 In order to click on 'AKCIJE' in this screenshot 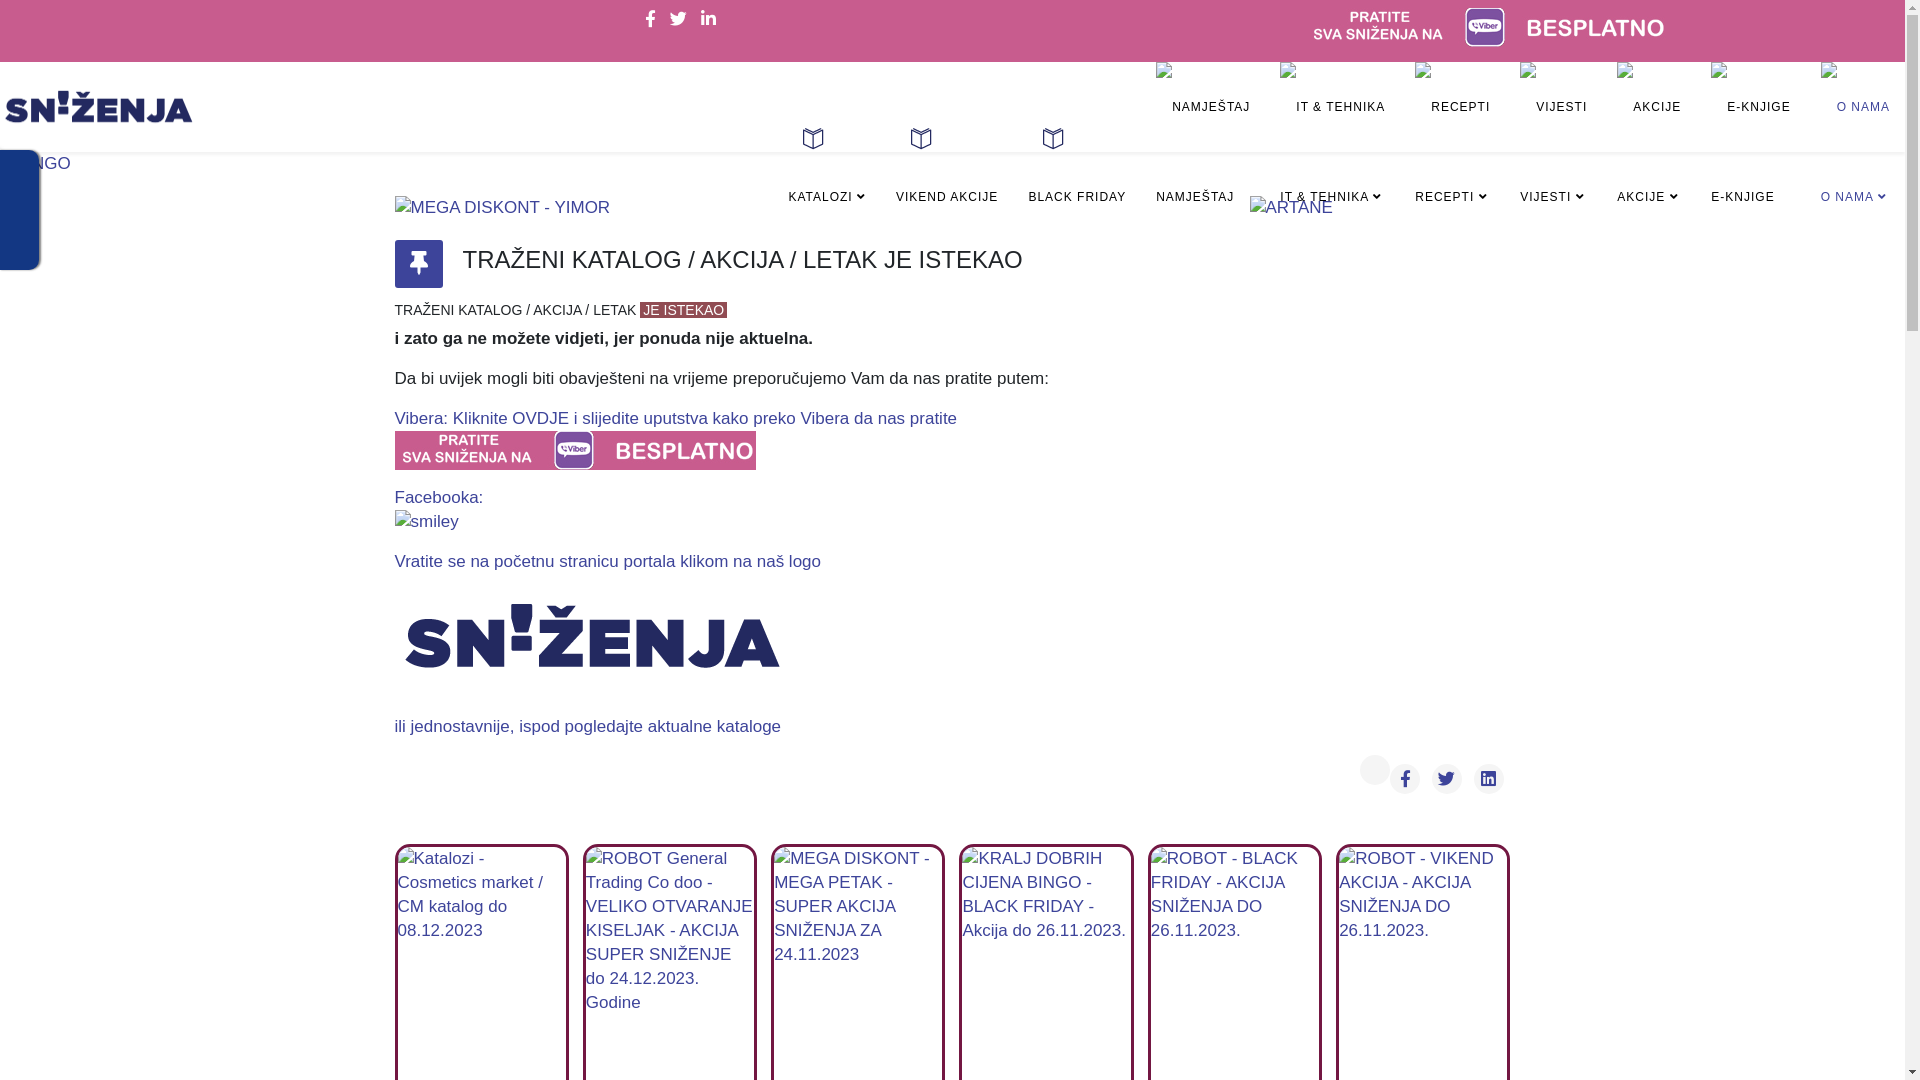, I will do `click(1649, 150)`.